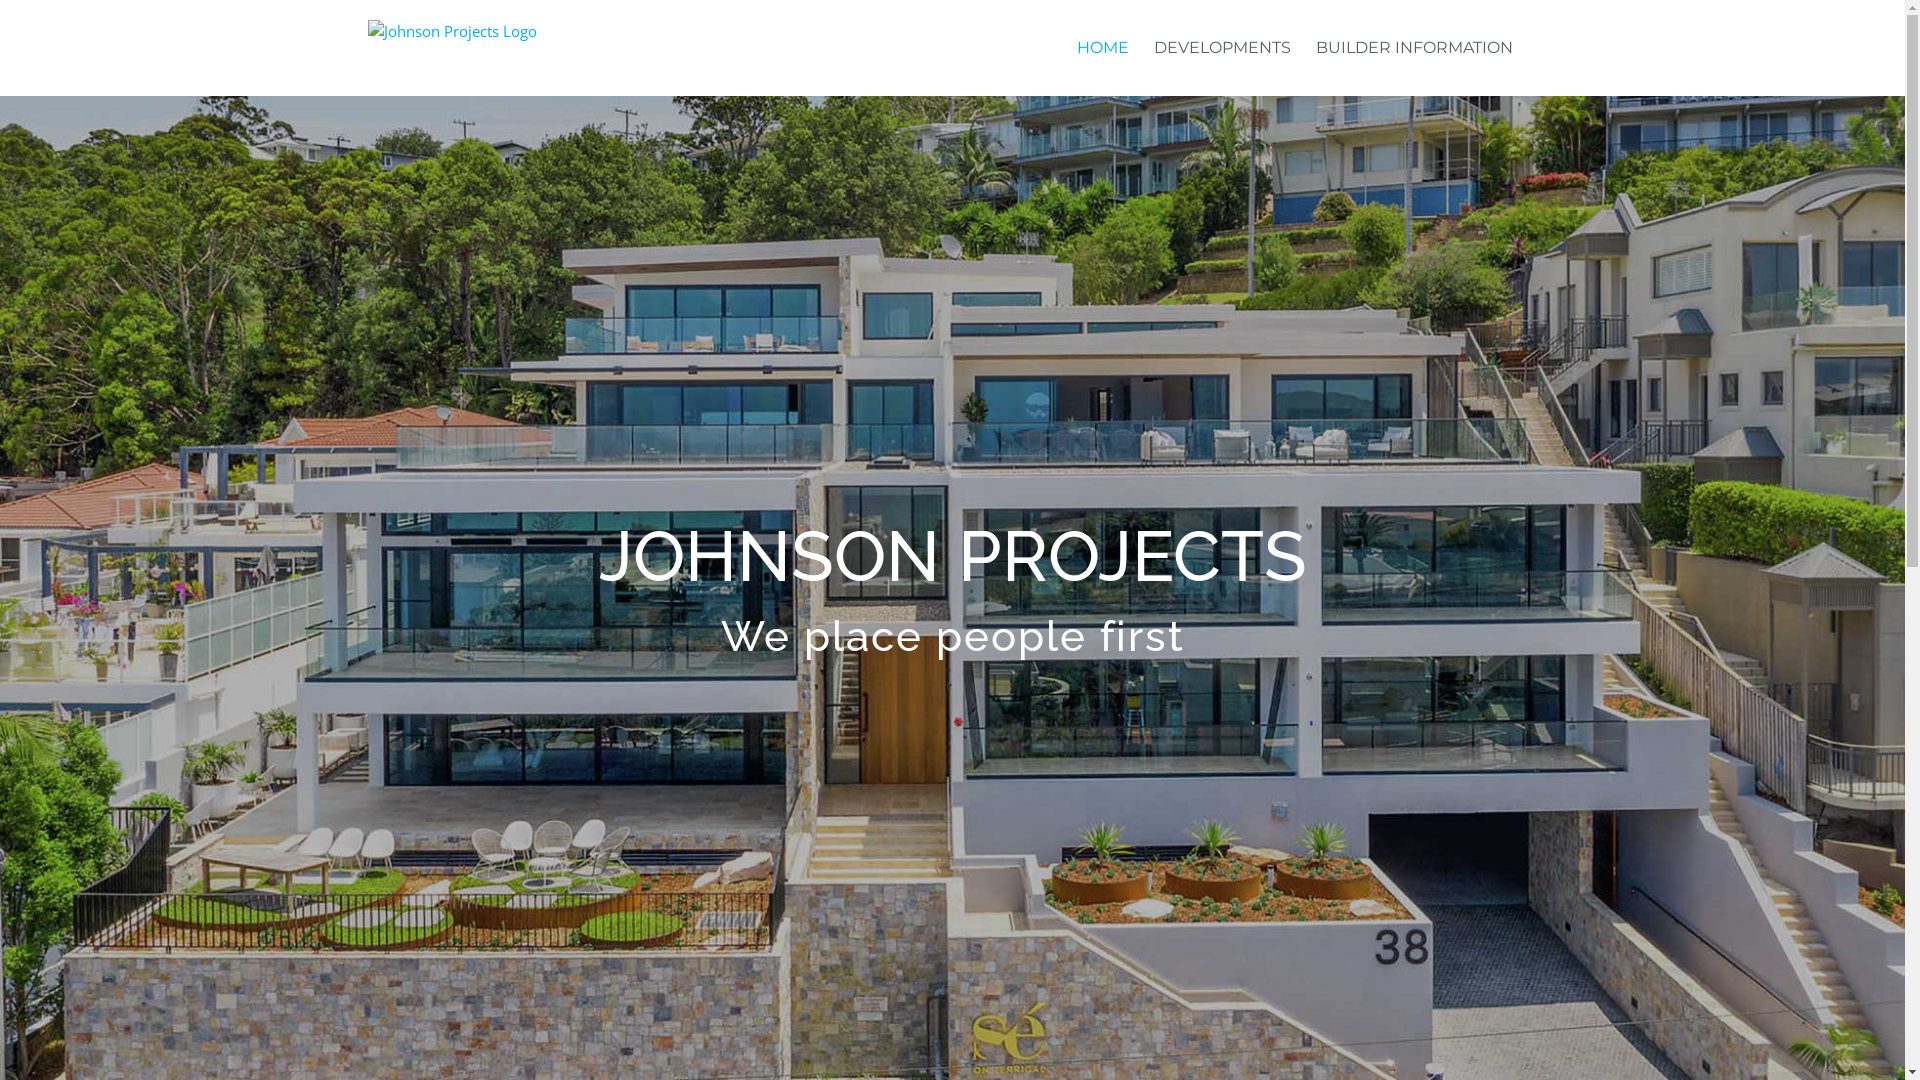 The height and width of the screenshot is (1080, 1920). I want to click on 'HOME', so click(1074, 46).